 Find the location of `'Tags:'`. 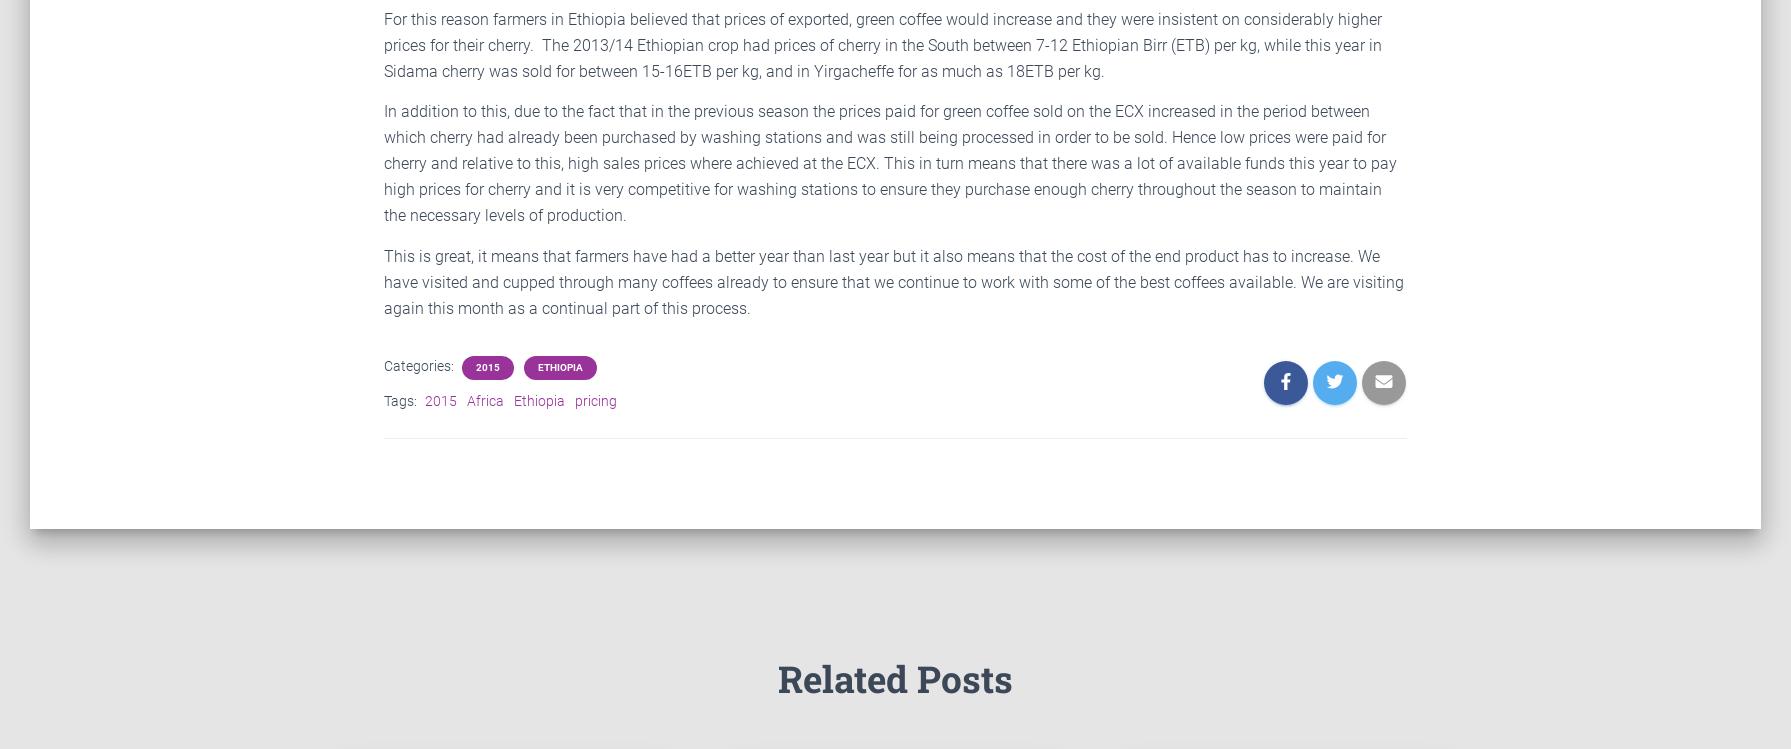

'Tags:' is located at coordinates (402, 400).